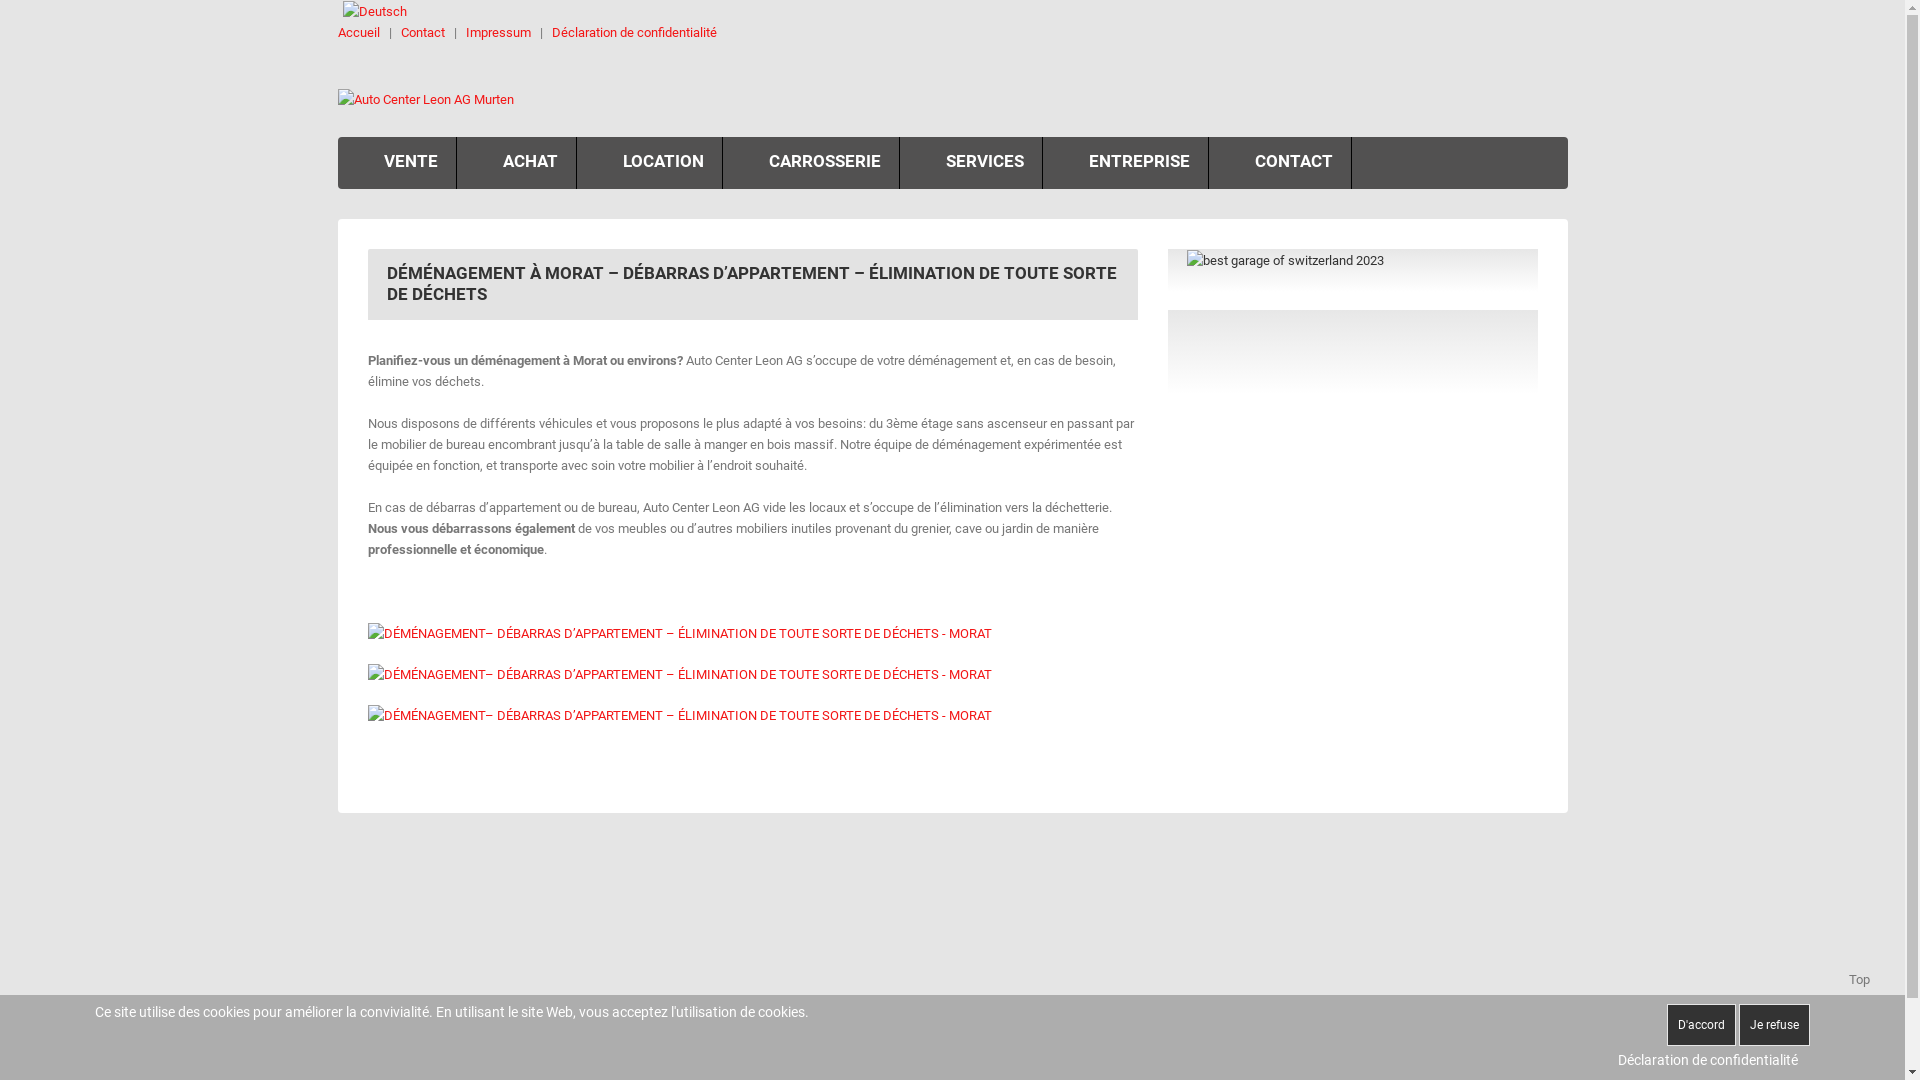  What do you see at coordinates (337, 32) in the screenshot?
I see `'Accueil'` at bounding box center [337, 32].